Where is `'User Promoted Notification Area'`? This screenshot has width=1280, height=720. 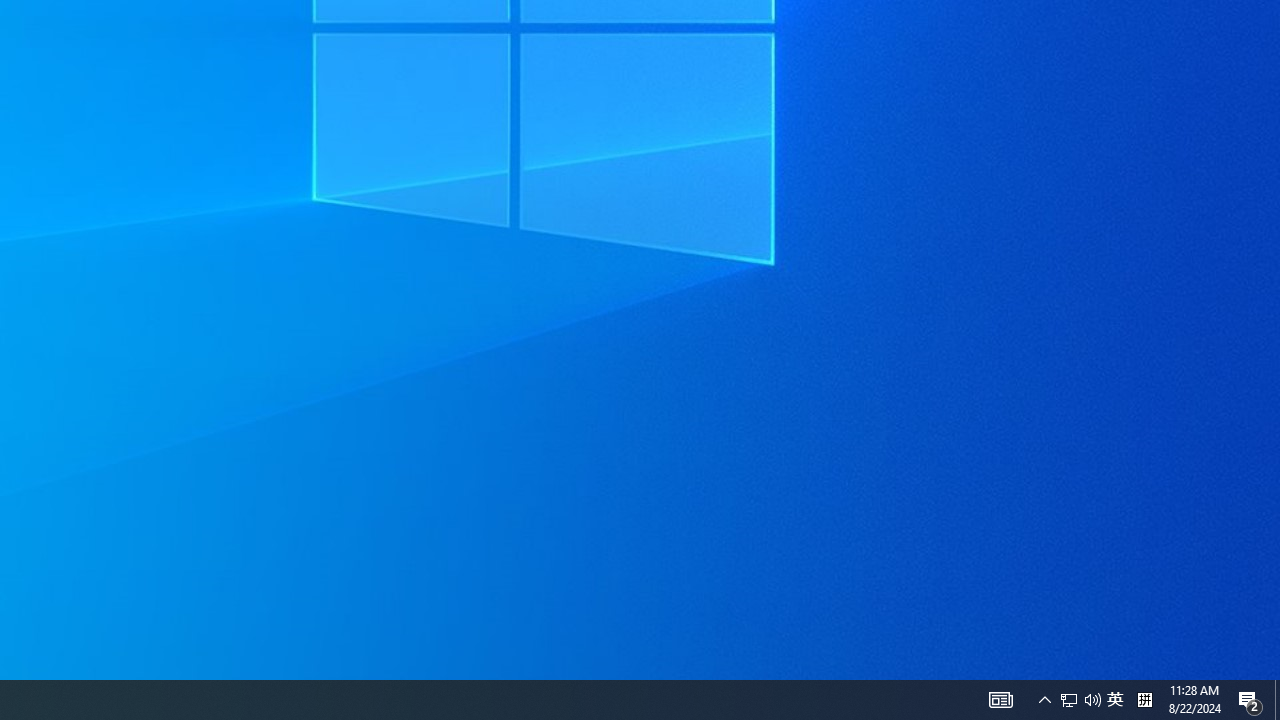
'User Promoted Notification Area' is located at coordinates (1079, 698).